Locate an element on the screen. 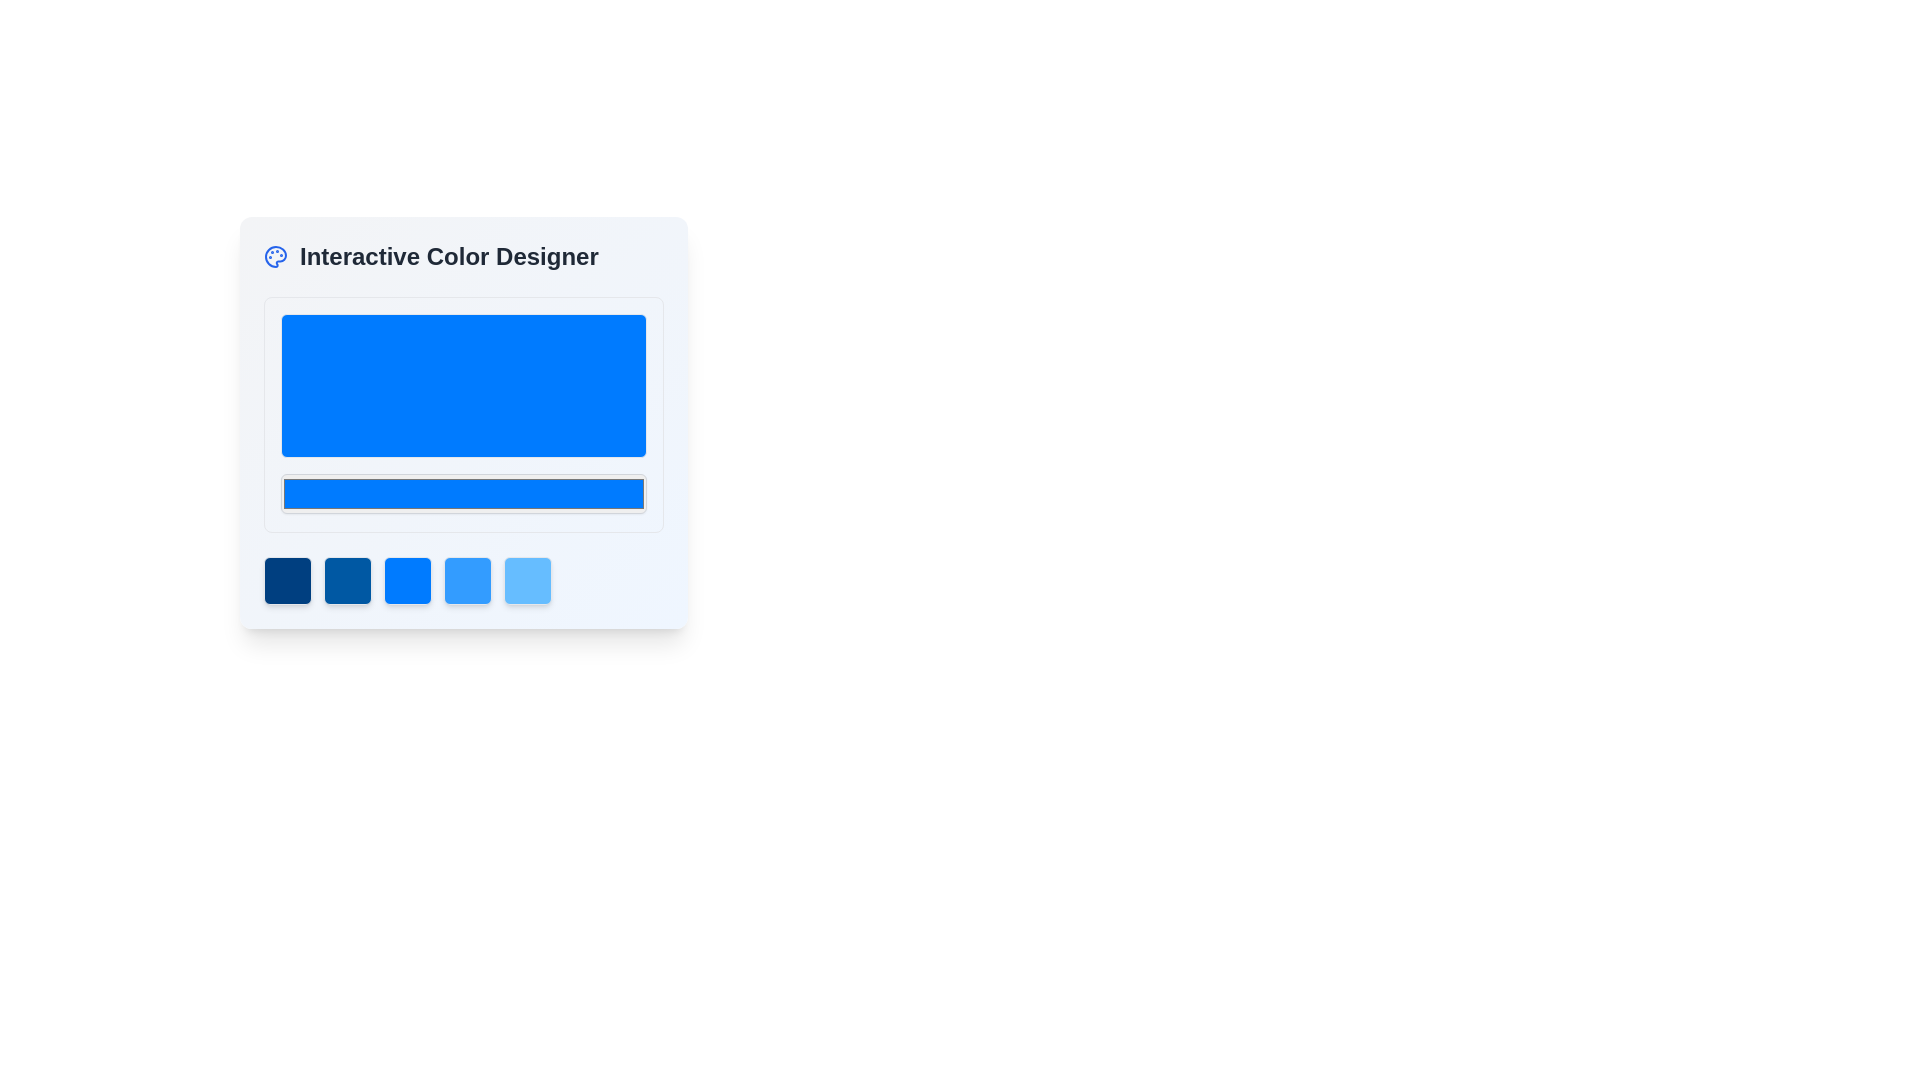 The width and height of the screenshot is (1920, 1080). the fifth selectable element in the row under the title 'Interactive Color Designer', which is a square element with rounded corners and a light blue color is located at coordinates (528, 581).